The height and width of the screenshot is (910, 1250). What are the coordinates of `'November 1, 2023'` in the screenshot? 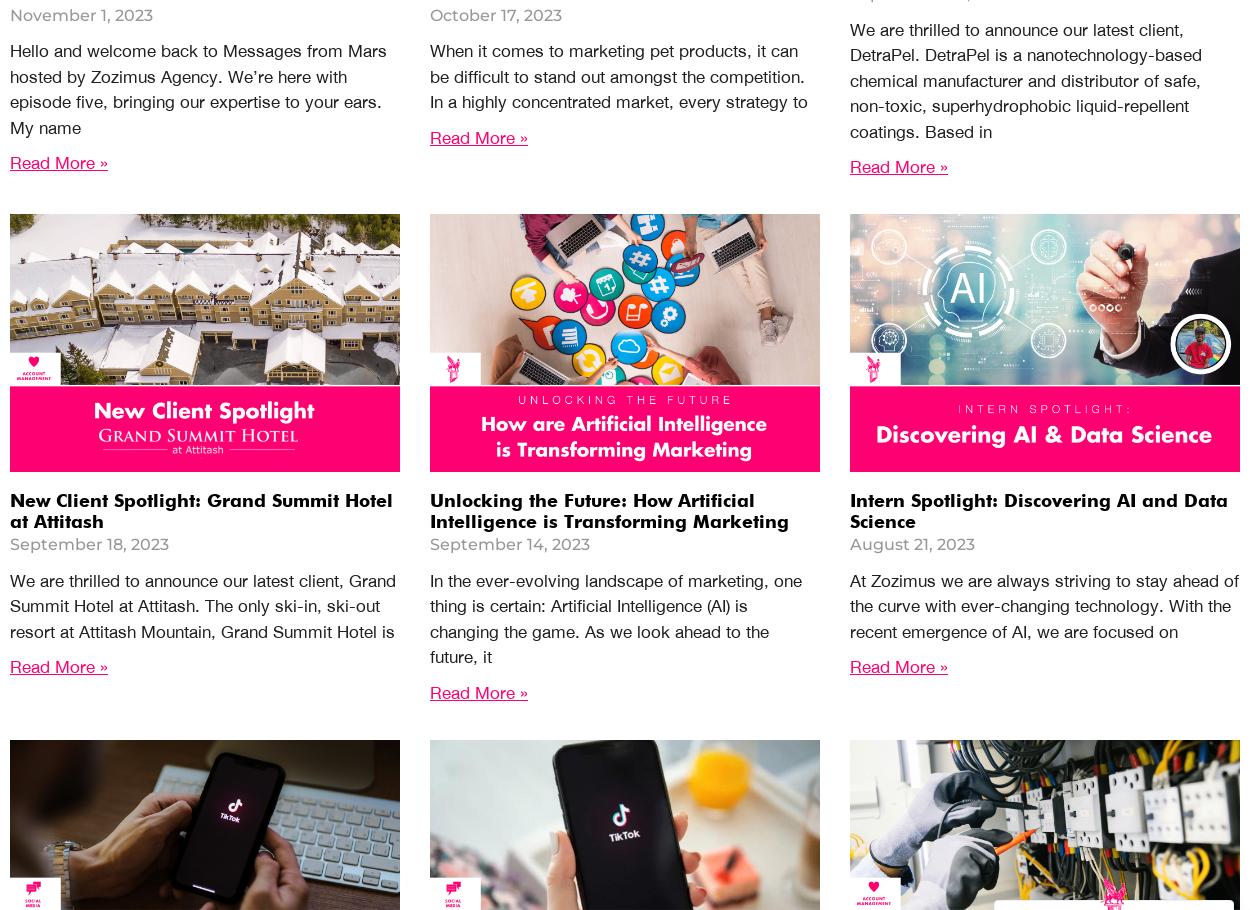 It's located at (80, 13).